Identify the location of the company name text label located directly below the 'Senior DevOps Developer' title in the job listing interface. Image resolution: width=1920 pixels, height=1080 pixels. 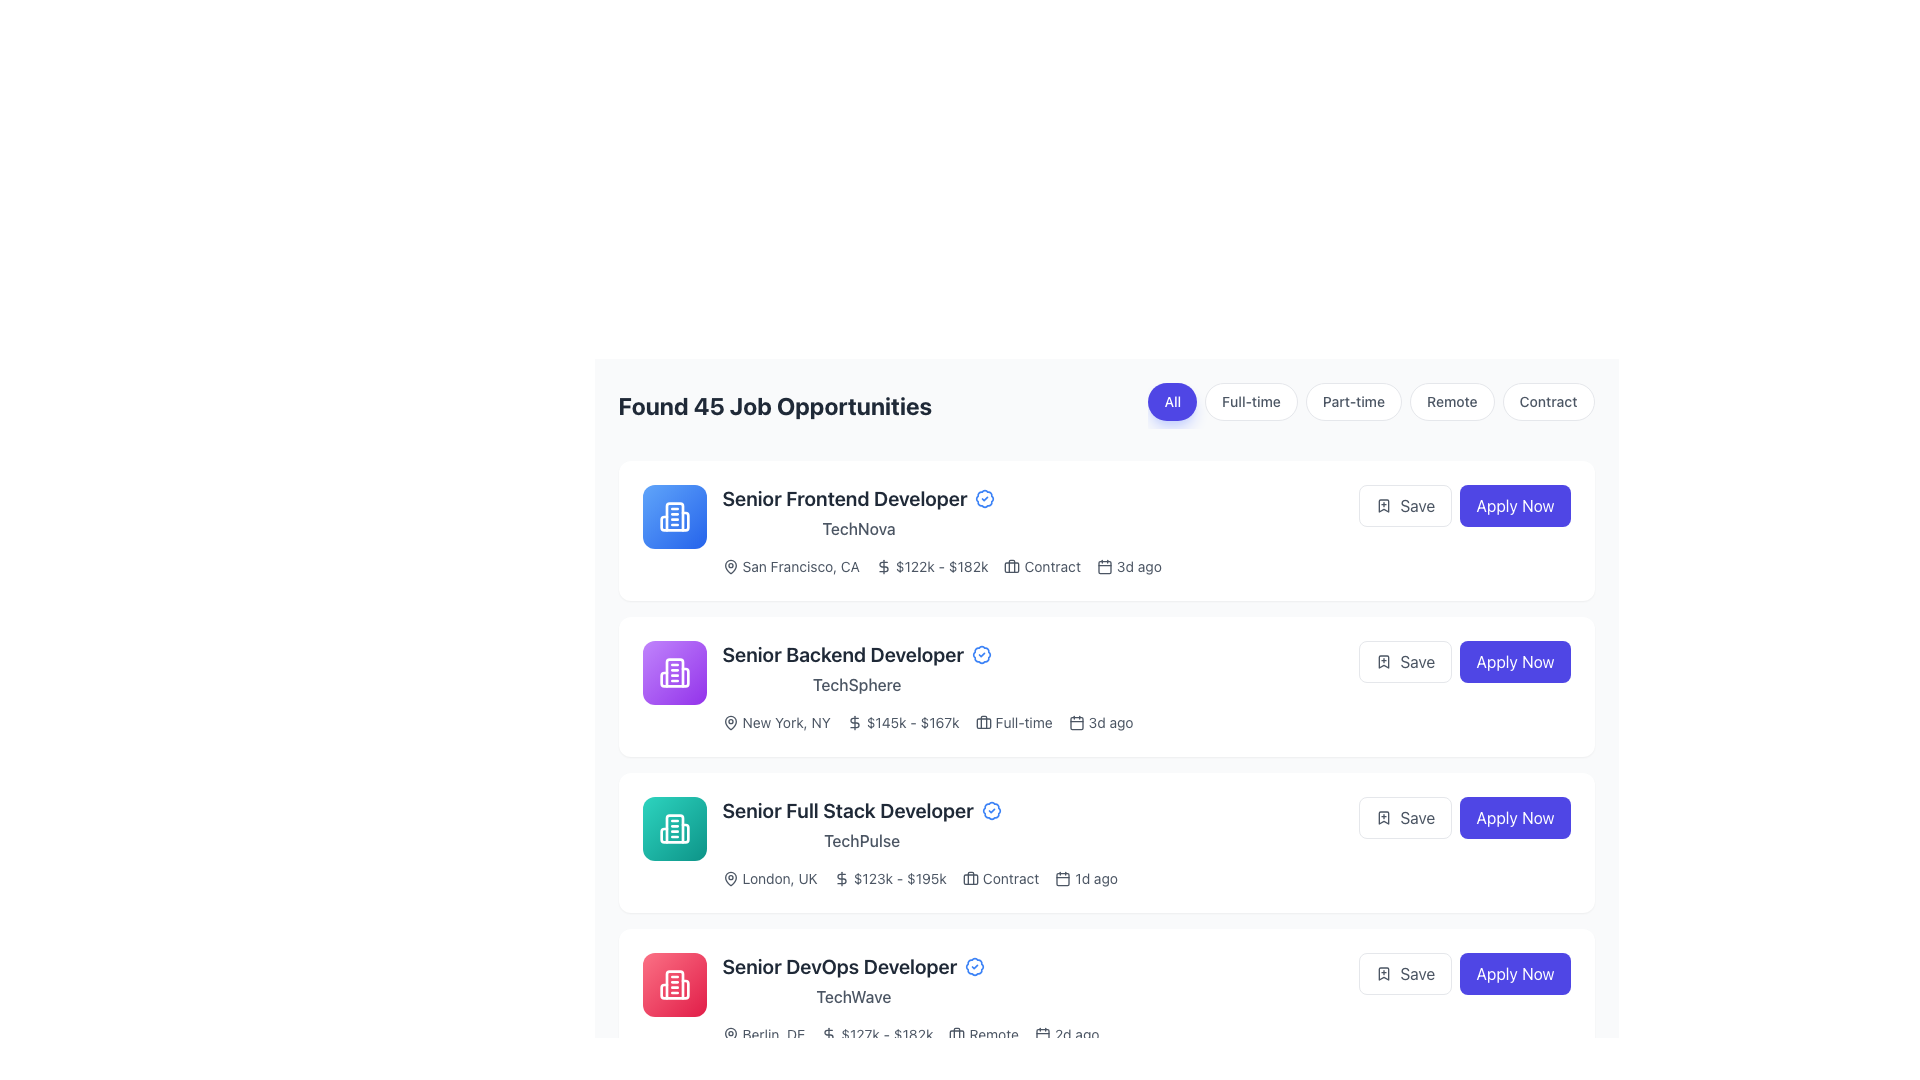
(853, 996).